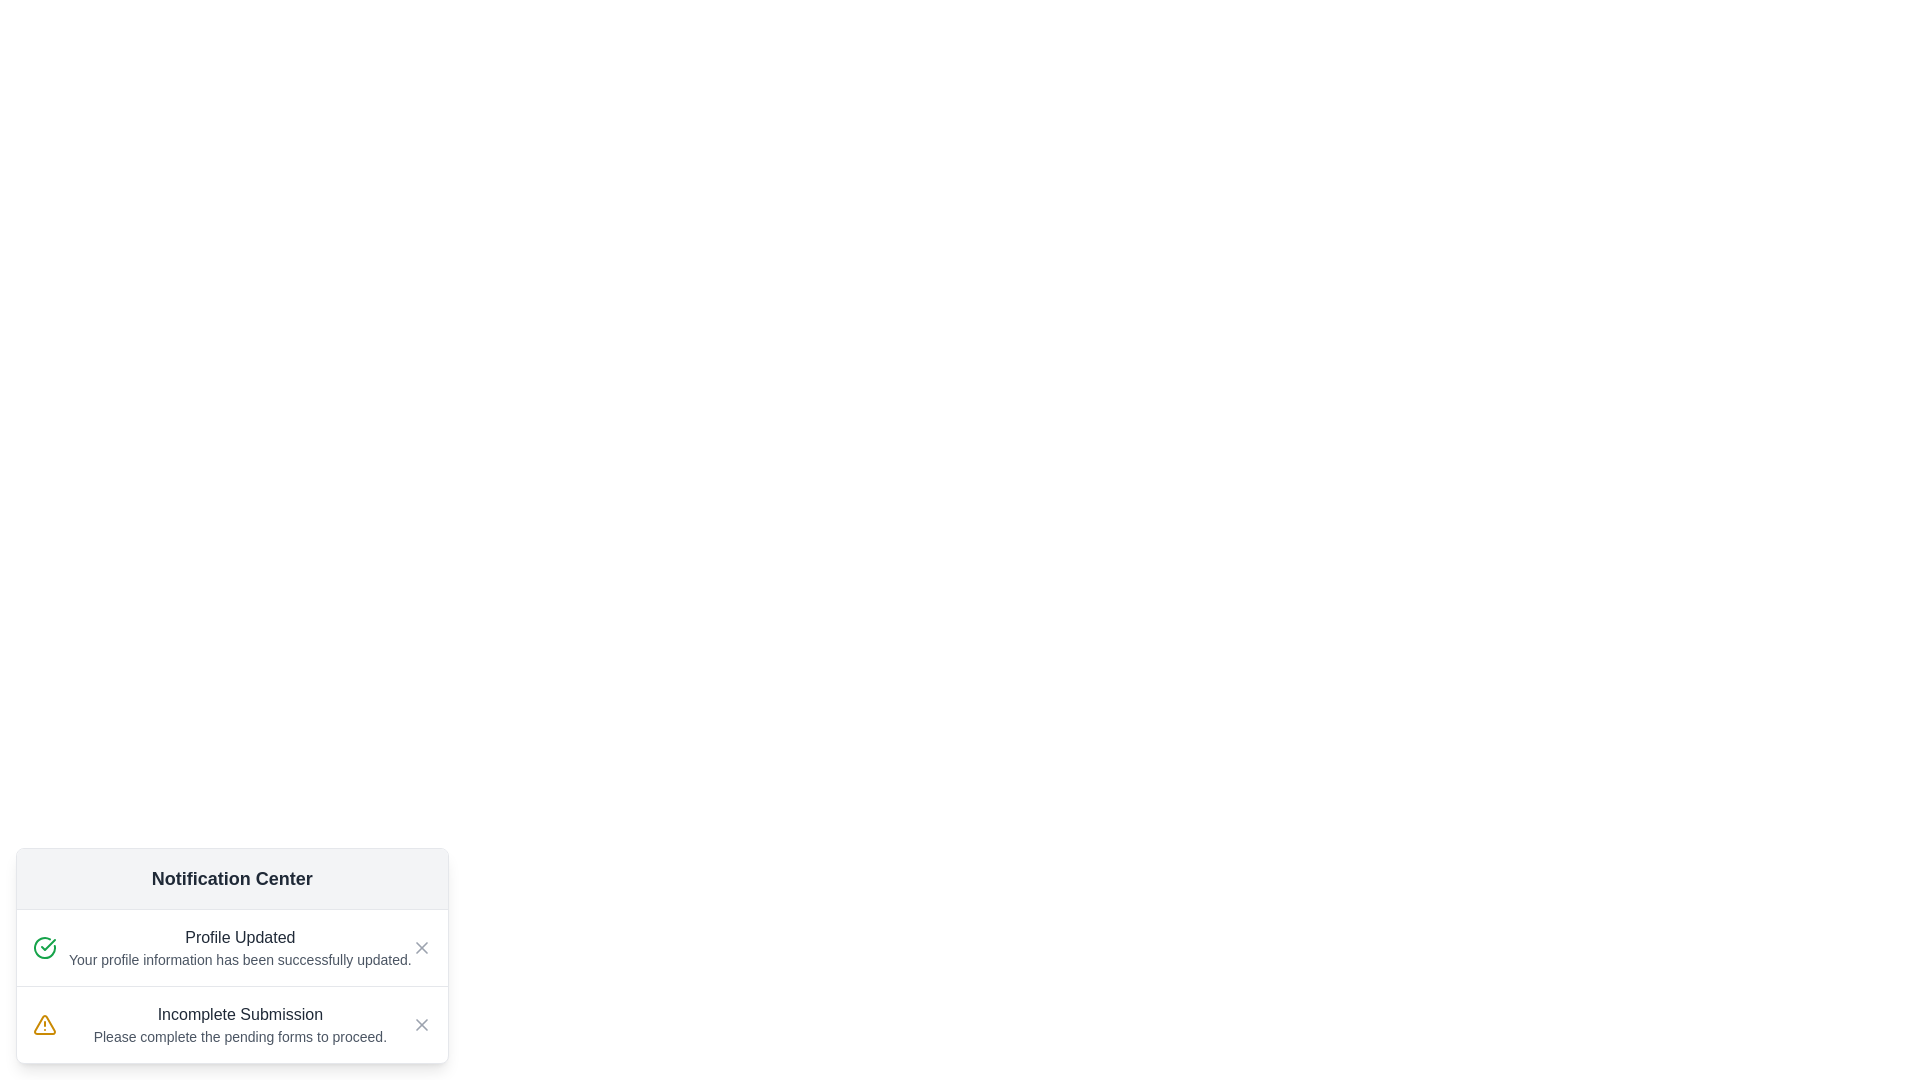 The height and width of the screenshot is (1080, 1920). What do you see at coordinates (240, 1014) in the screenshot?
I see `the headline text indicating an incomplete submission in the notification system, located below 'Profile Updated' in the Notification Center` at bounding box center [240, 1014].